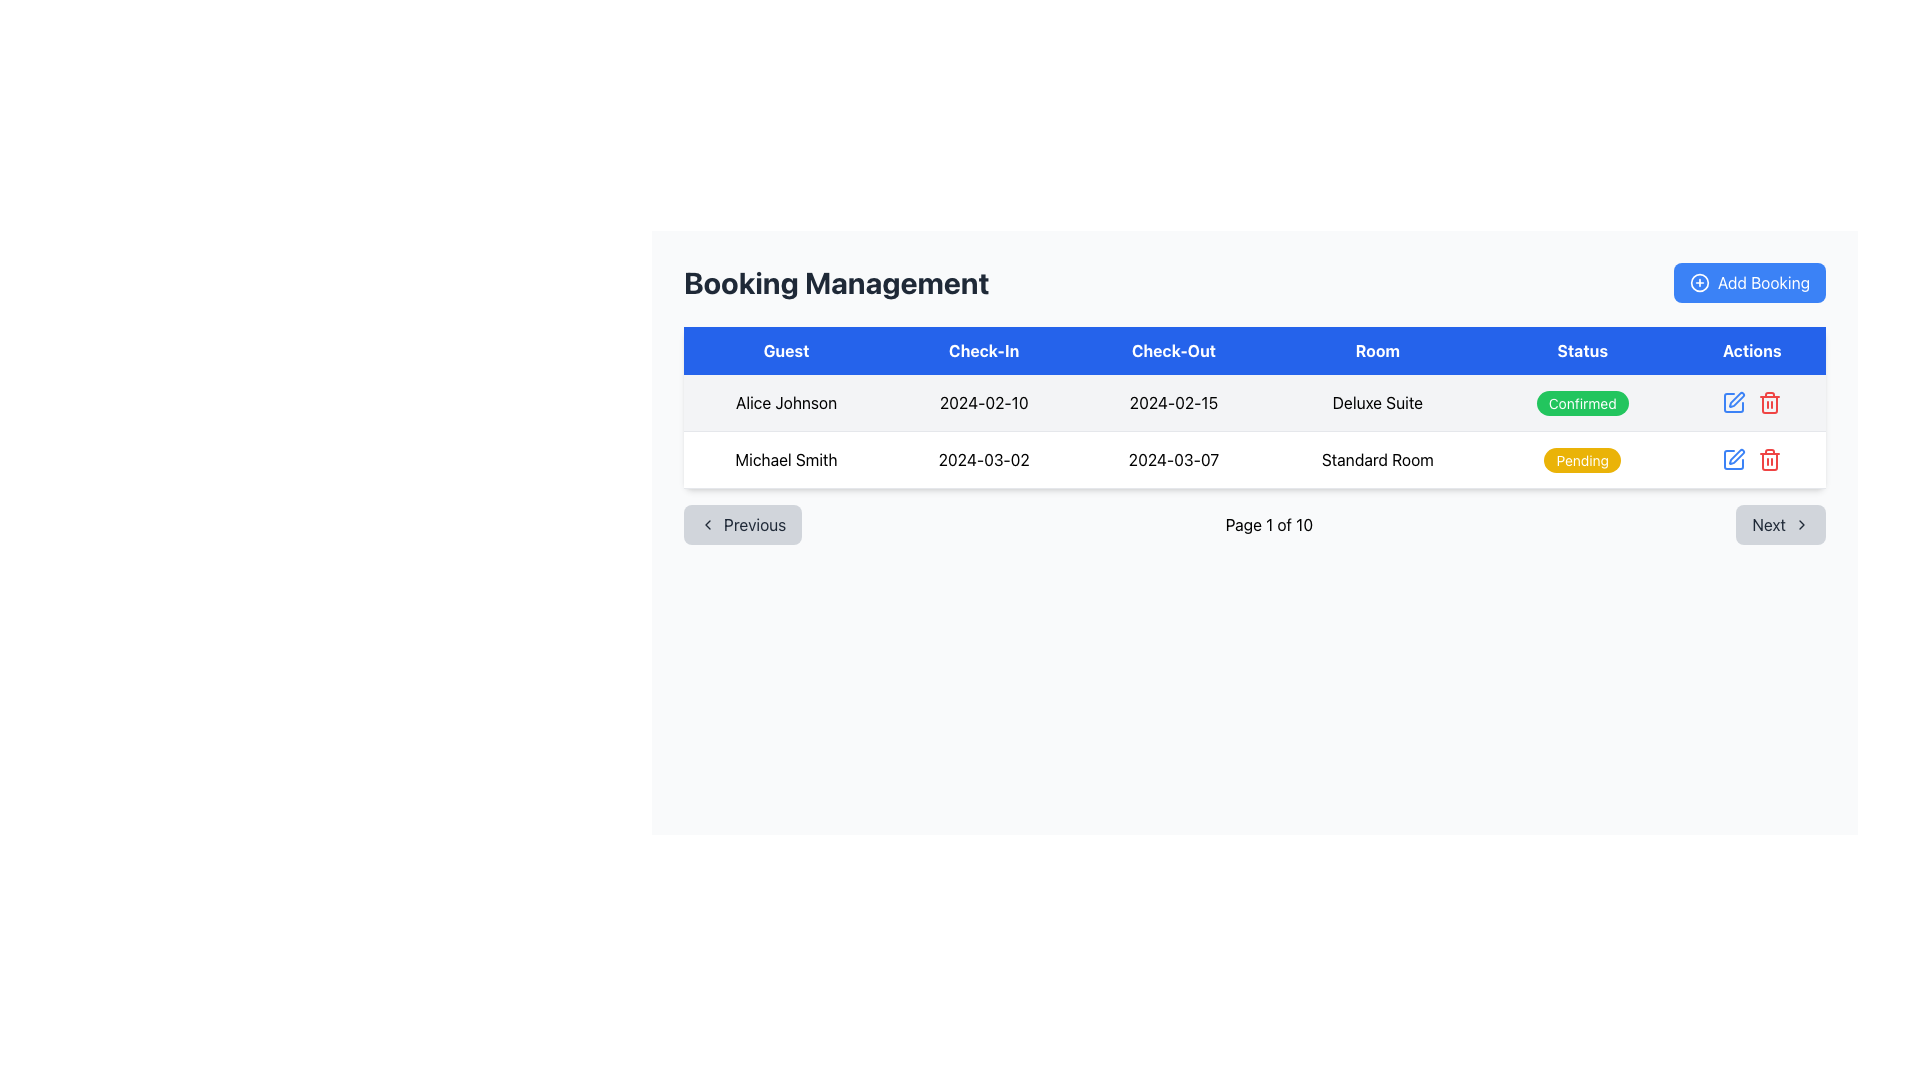 This screenshot has height=1080, width=1920. Describe the element at coordinates (785, 350) in the screenshot. I see `the 'Guest' column header label in the table, which is the first element in the header section and indicates the column for guest names` at that location.